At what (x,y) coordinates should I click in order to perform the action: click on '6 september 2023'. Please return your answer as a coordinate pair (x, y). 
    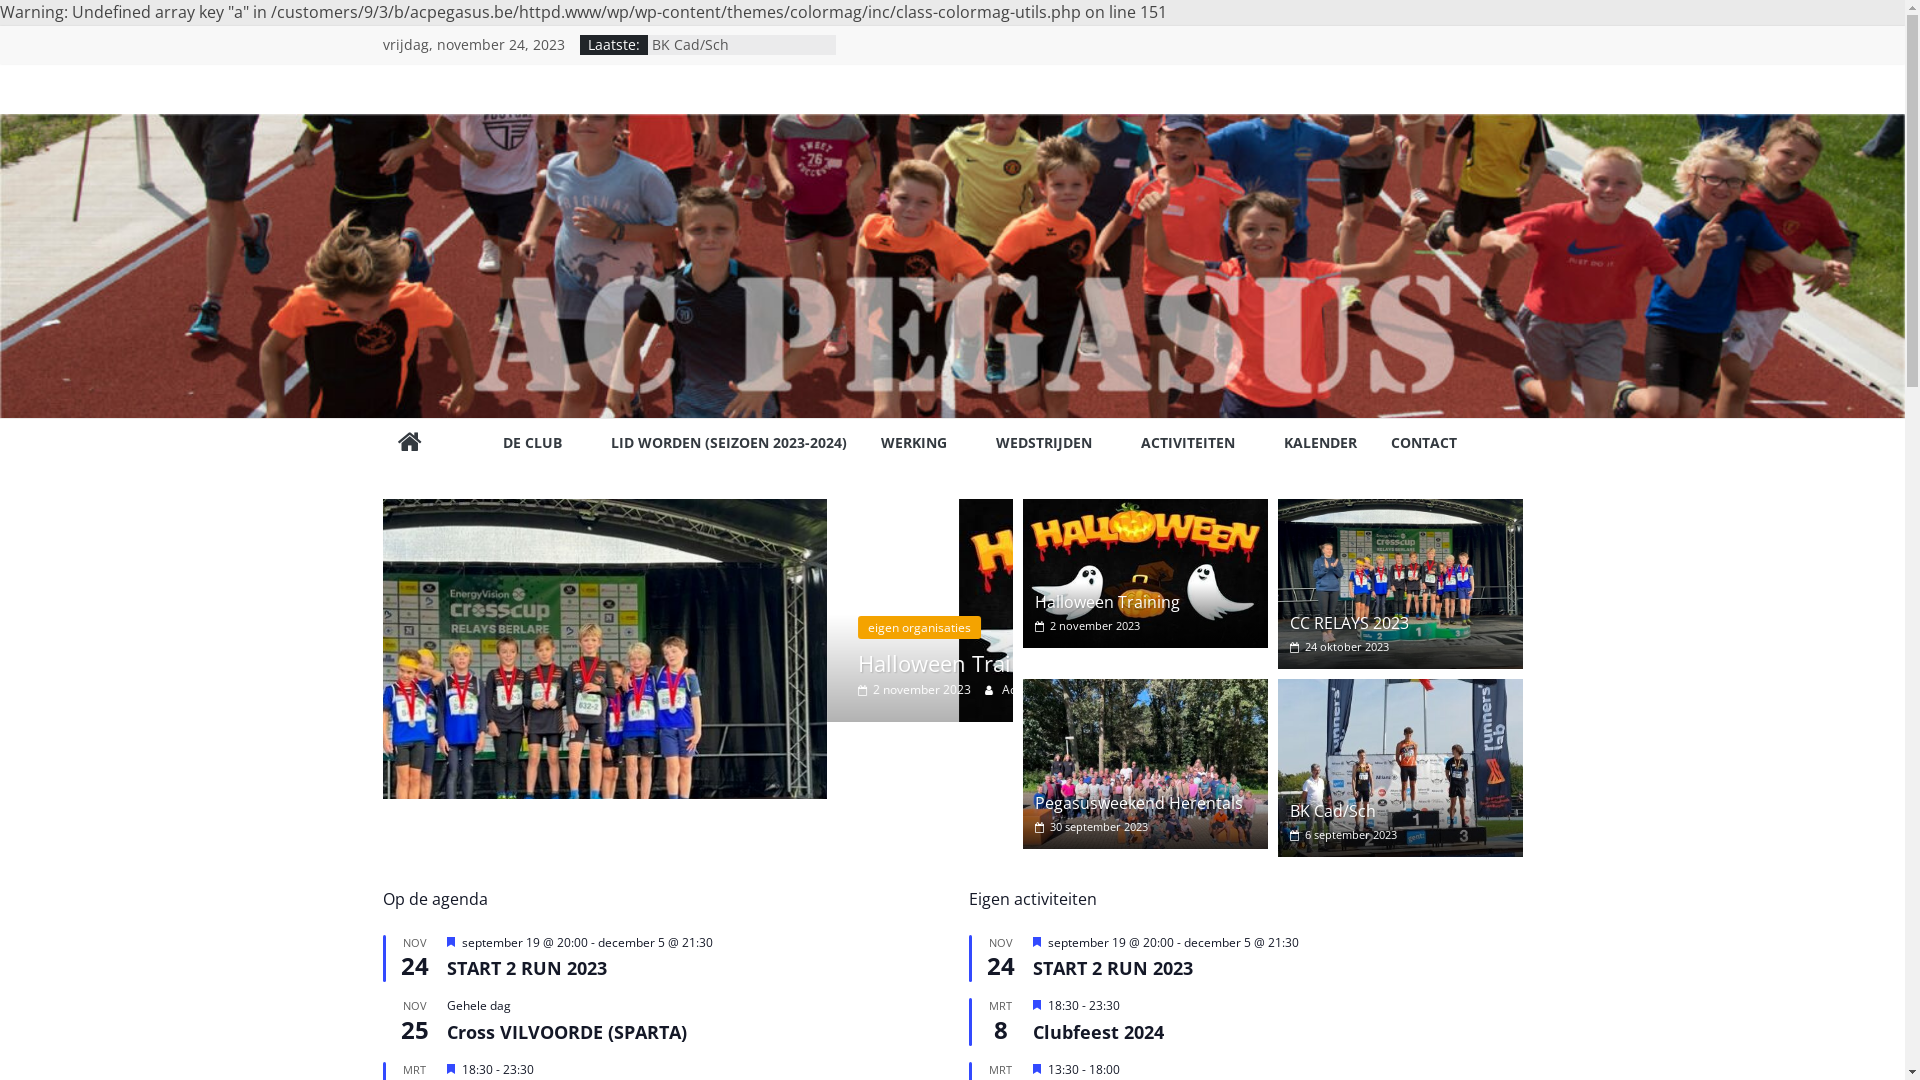
    Looking at the image, I should click on (1290, 834).